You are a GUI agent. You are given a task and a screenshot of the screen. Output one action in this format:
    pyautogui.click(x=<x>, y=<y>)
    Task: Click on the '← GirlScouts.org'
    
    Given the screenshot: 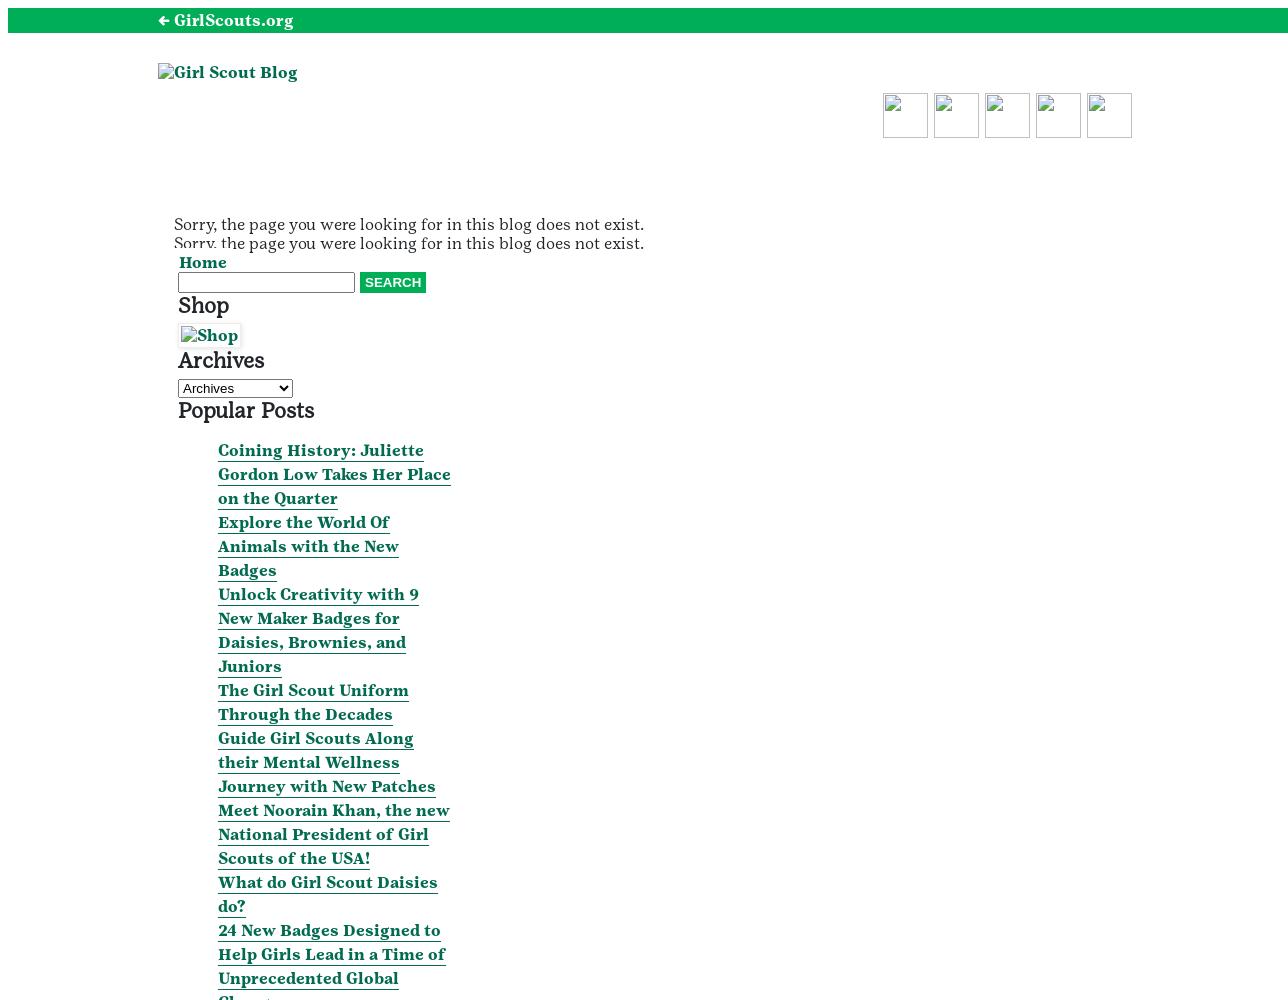 What is the action you would take?
    pyautogui.click(x=226, y=20)
    